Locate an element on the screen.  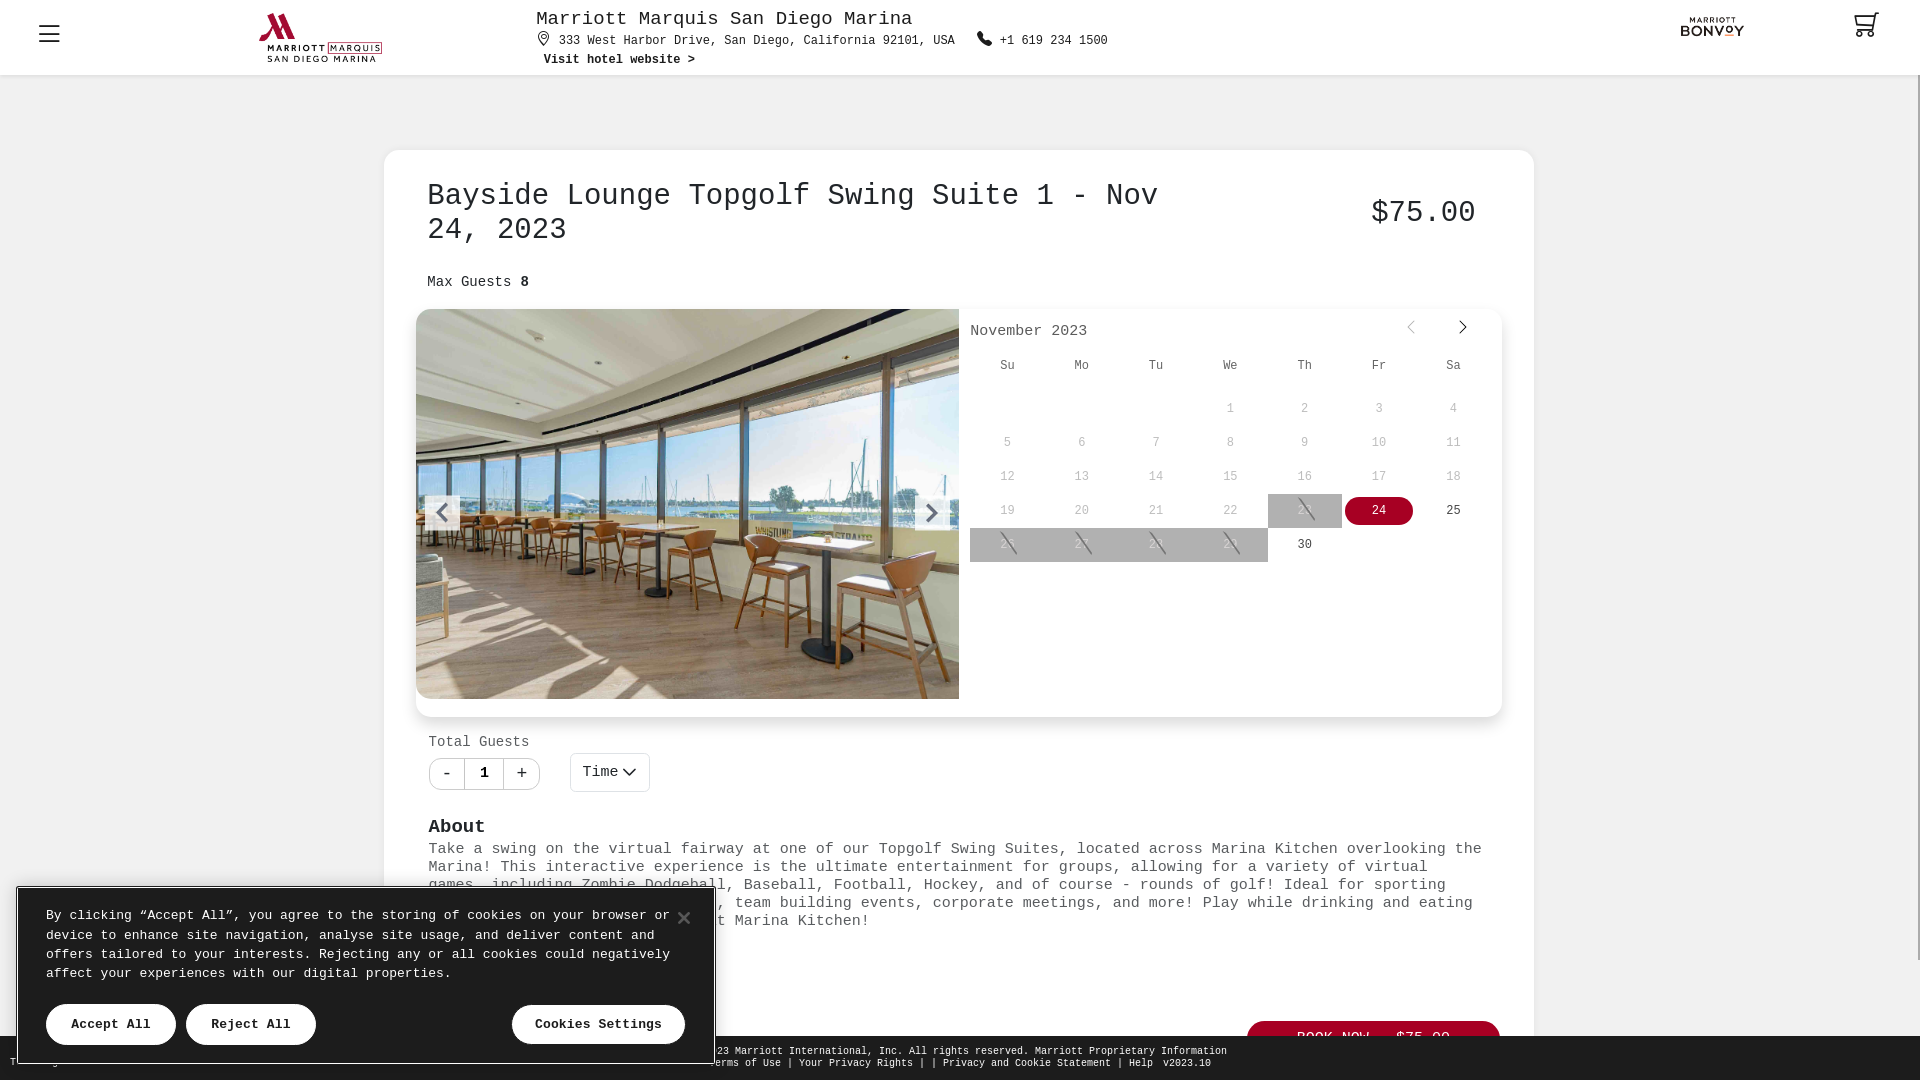
'Accept All' is located at coordinates (109, 1025).